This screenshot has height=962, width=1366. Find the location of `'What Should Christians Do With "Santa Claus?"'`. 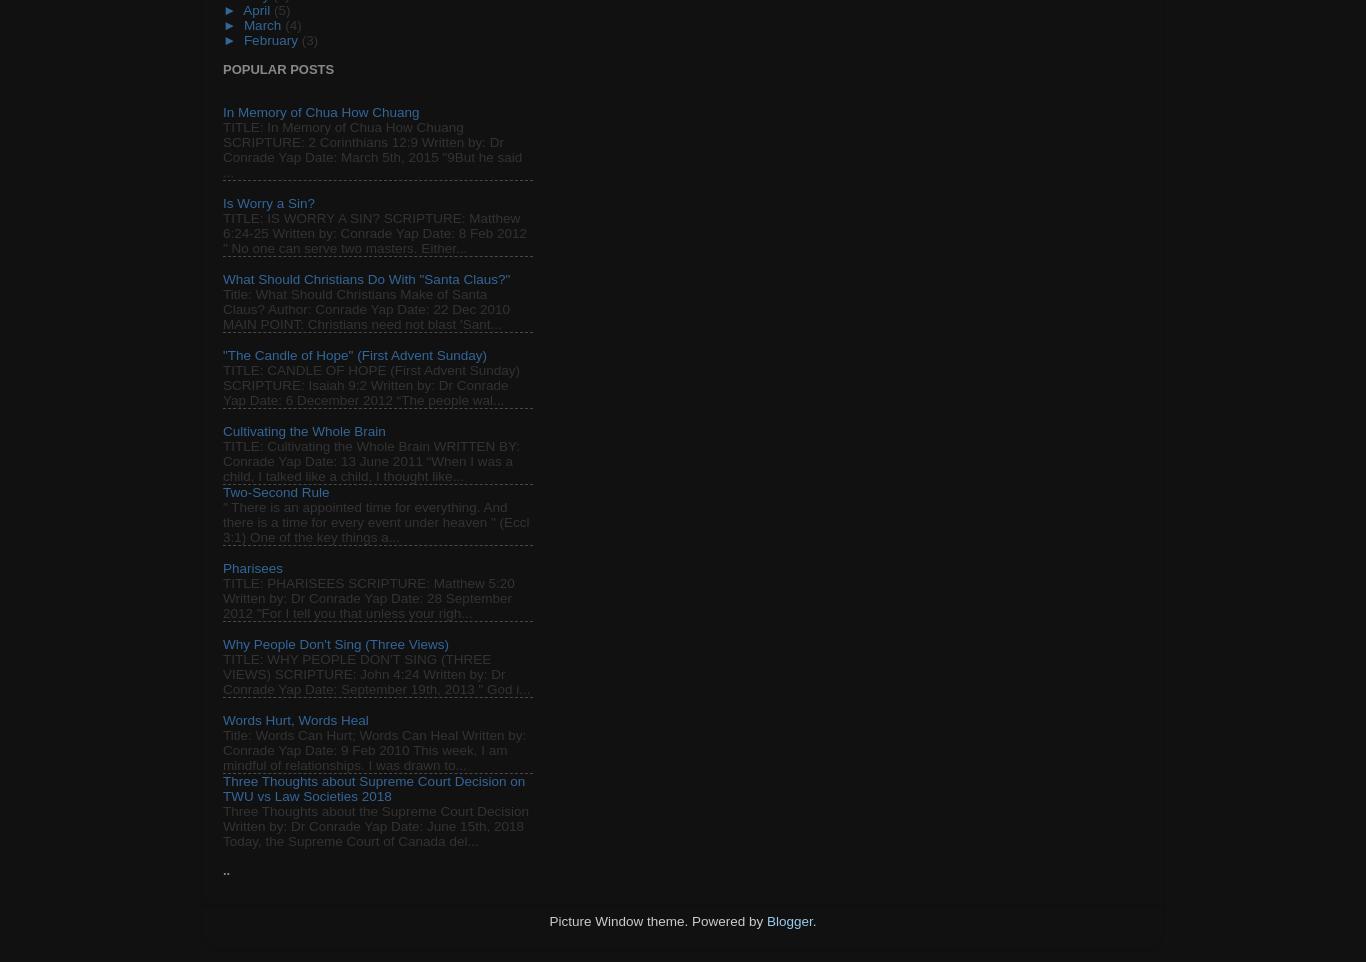

'What Should Christians Do With "Santa Claus?"' is located at coordinates (365, 279).